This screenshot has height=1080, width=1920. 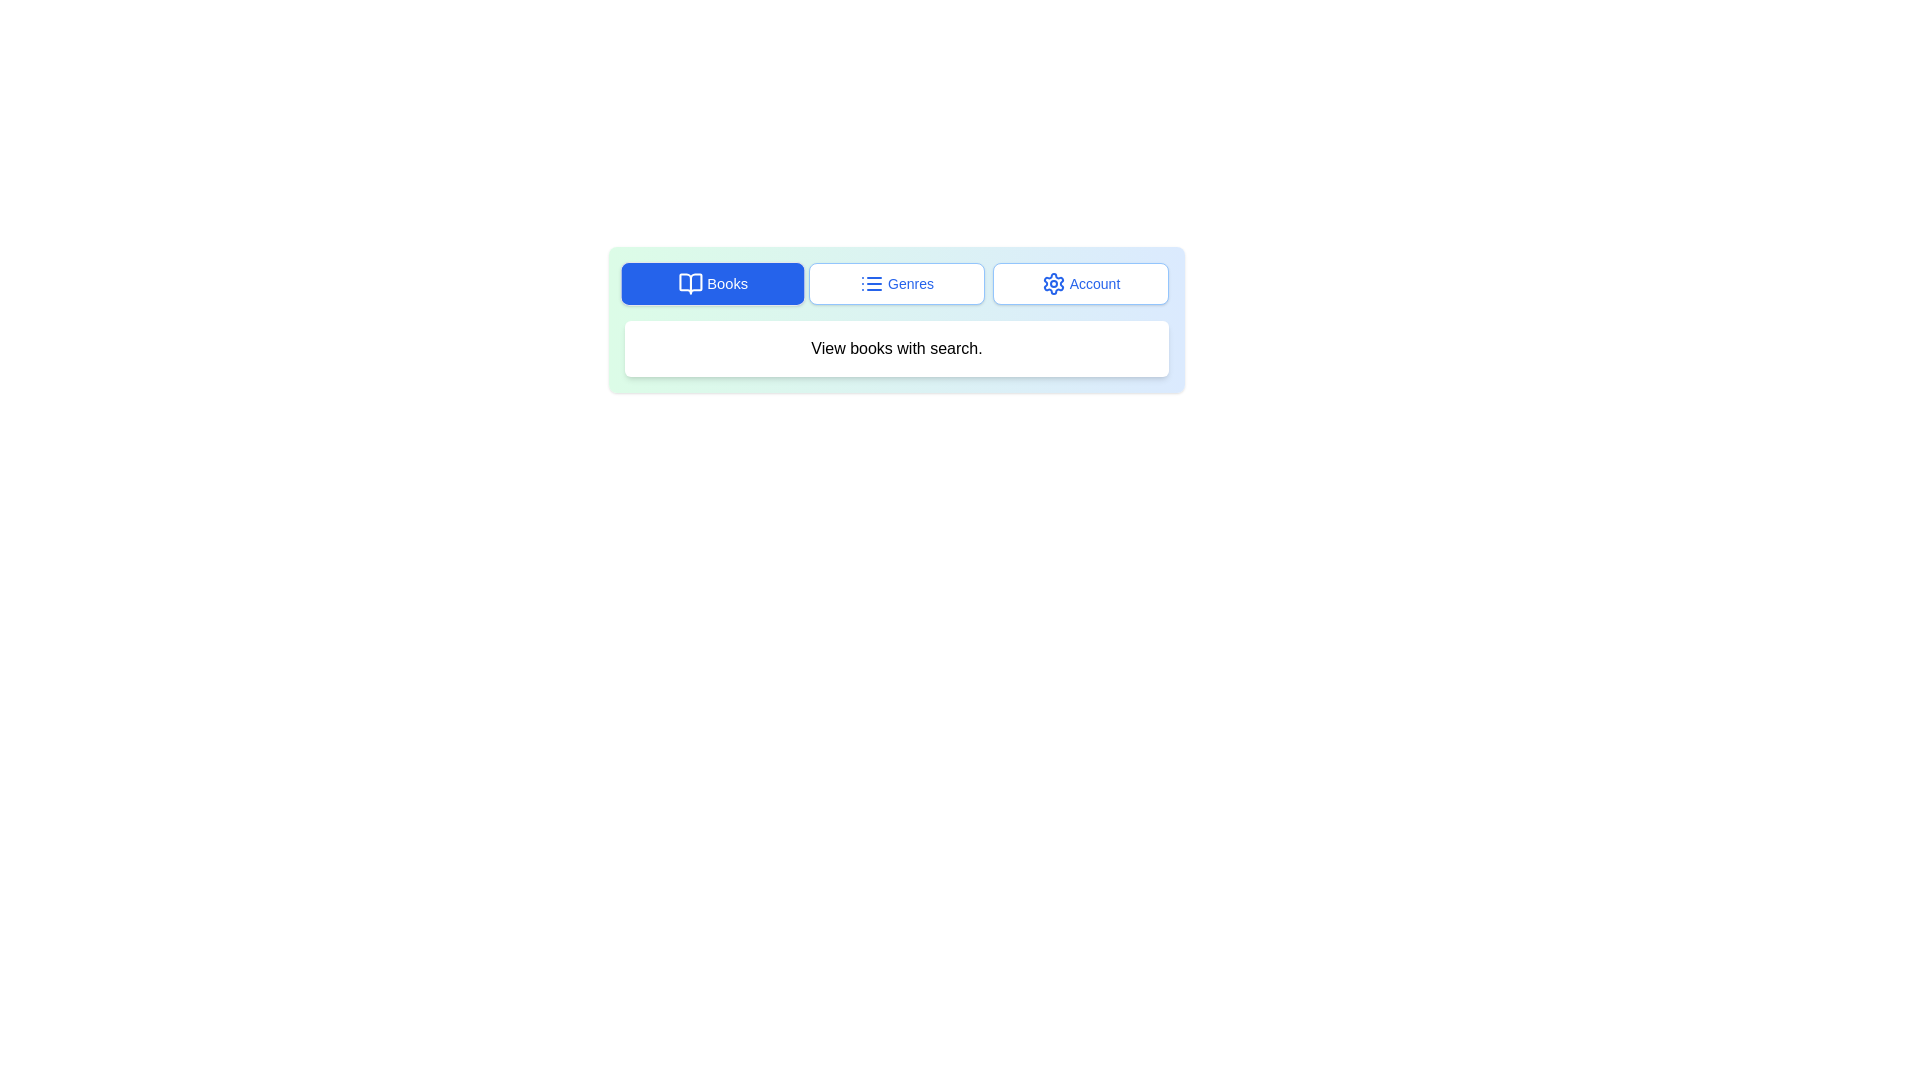 What do you see at coordinates (872, 284) in the screenshot?
I see `the 'Genres' icon located at the top navigation bar, which is the first visual component preceding the text 'Genres'` at bounding box center [872, 284].